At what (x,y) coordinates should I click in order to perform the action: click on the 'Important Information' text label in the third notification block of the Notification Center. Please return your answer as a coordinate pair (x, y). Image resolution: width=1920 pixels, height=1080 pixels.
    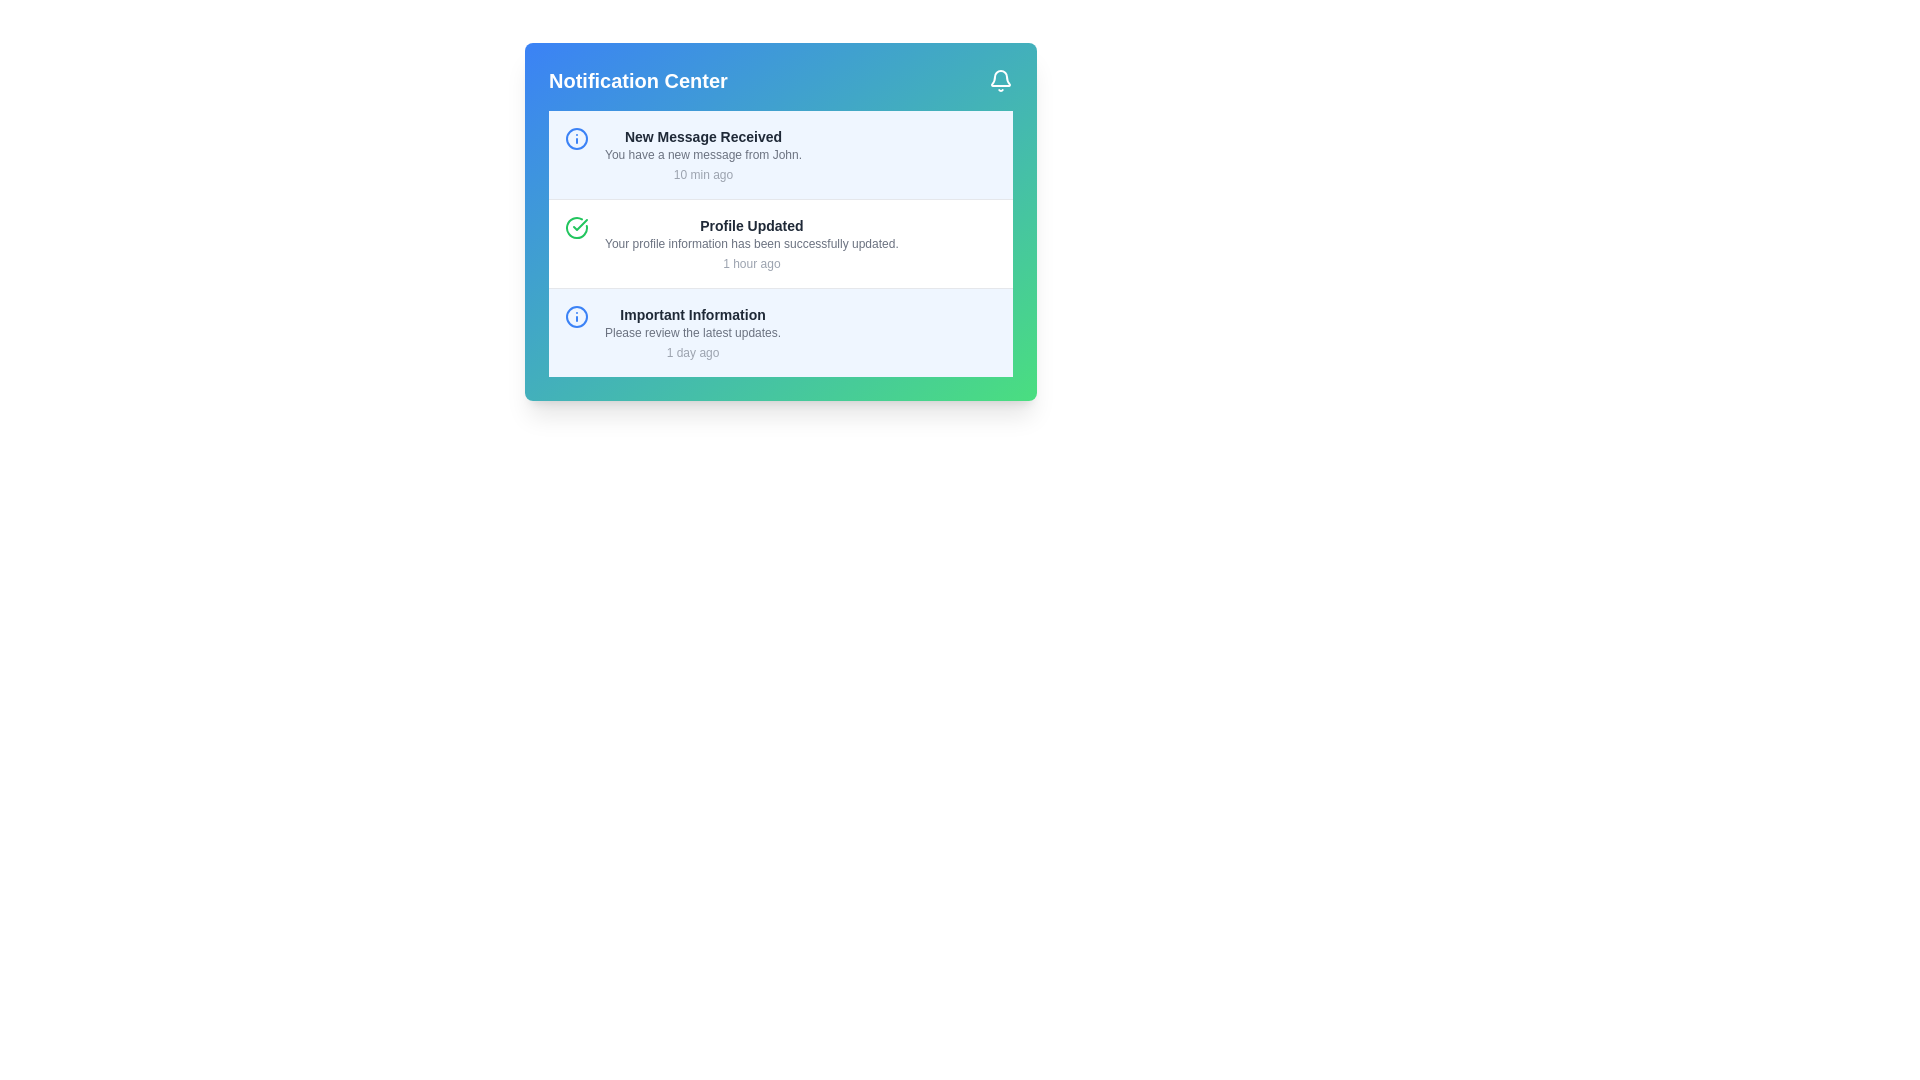
    Looking at the image, I should click on (693, 315).